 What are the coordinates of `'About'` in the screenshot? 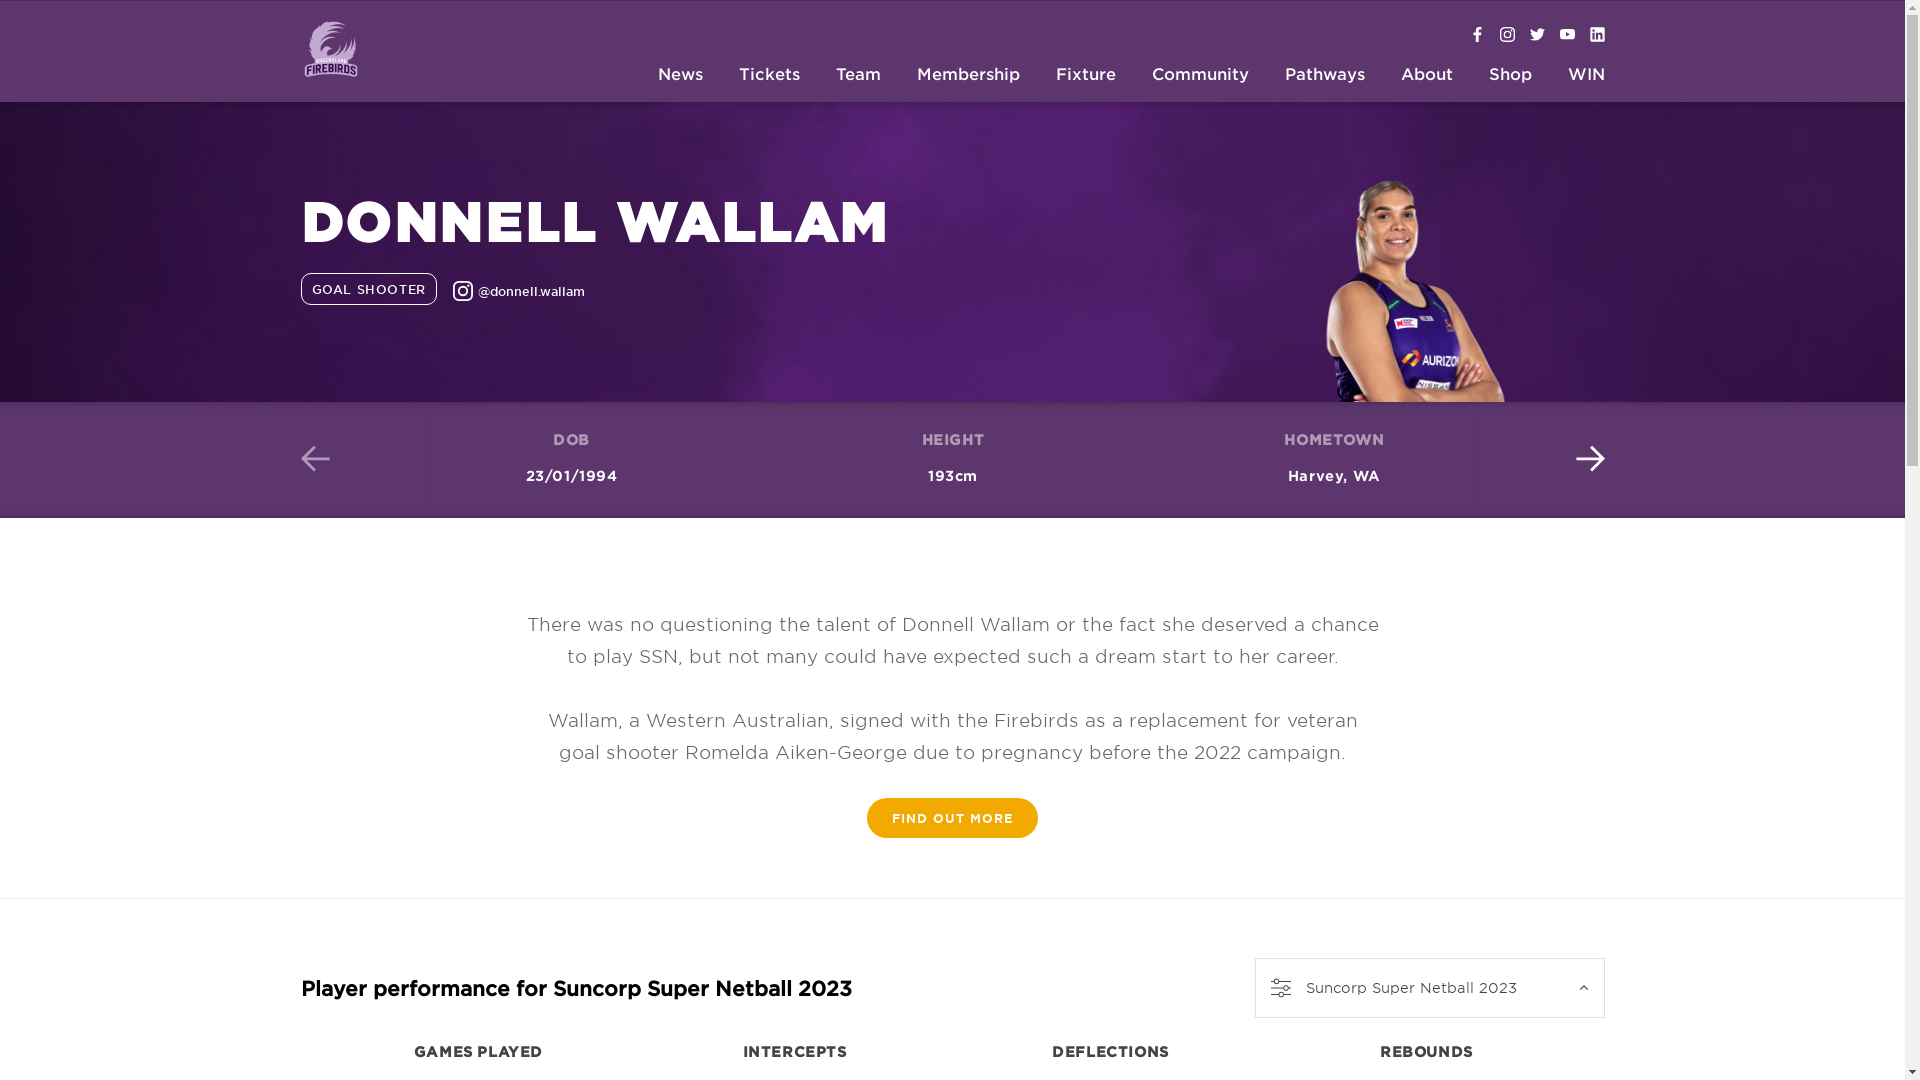 It's located at (1425, 75).